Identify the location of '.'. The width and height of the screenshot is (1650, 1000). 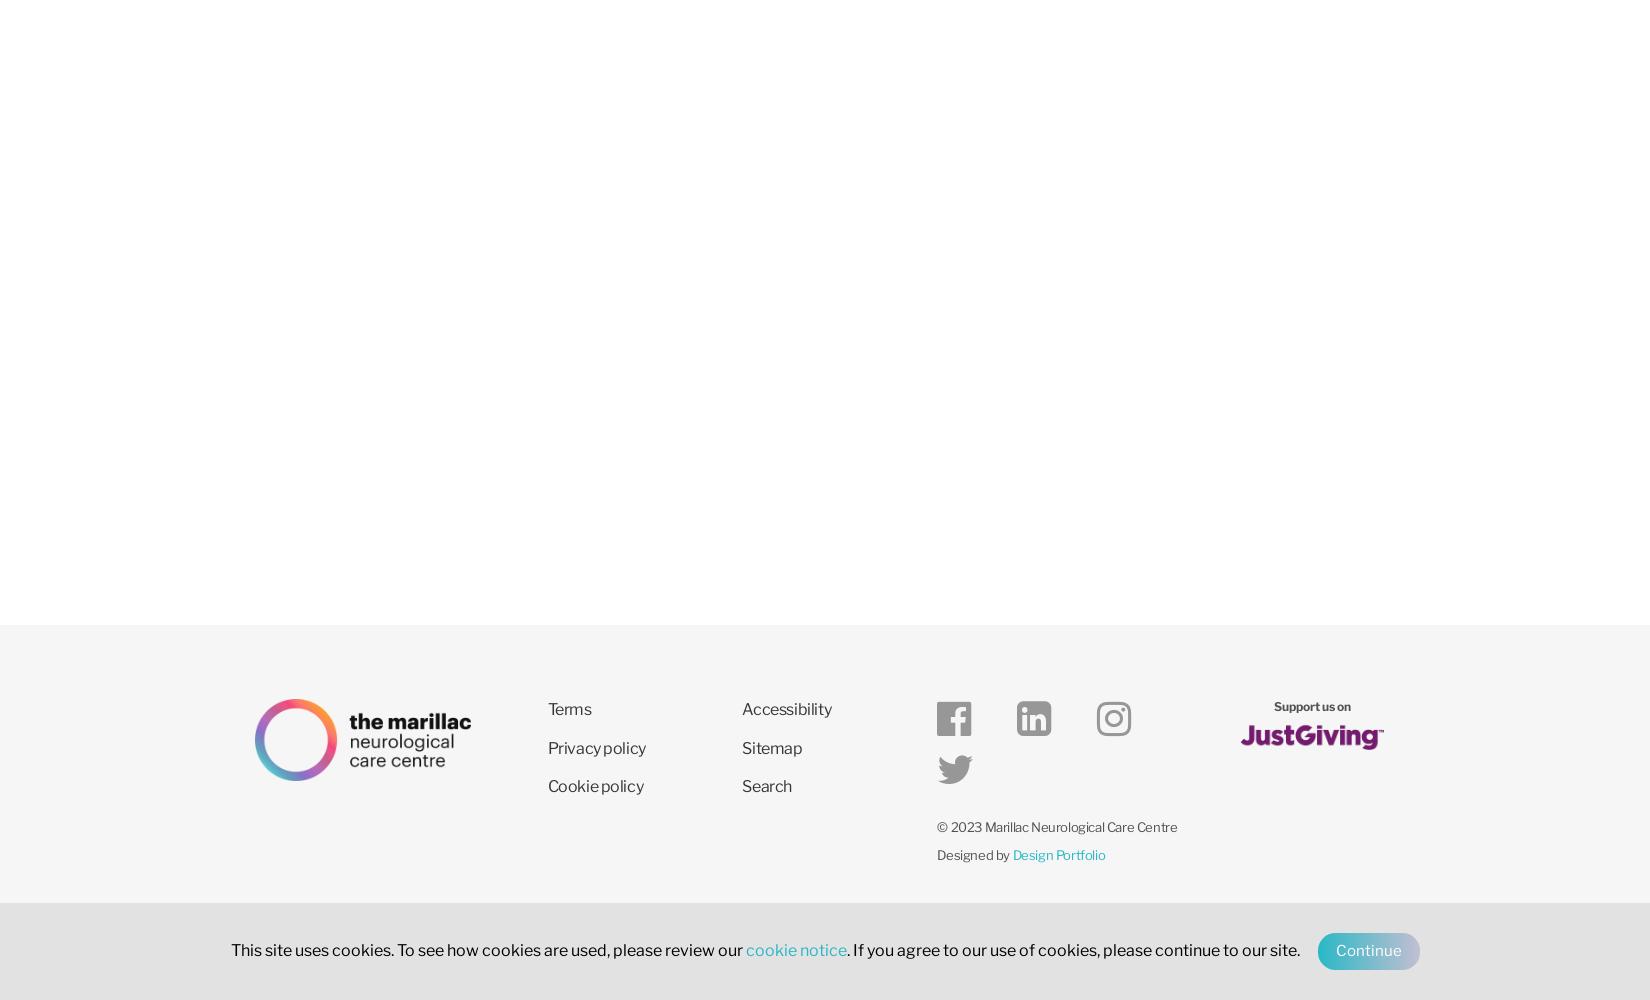
(848, 949).